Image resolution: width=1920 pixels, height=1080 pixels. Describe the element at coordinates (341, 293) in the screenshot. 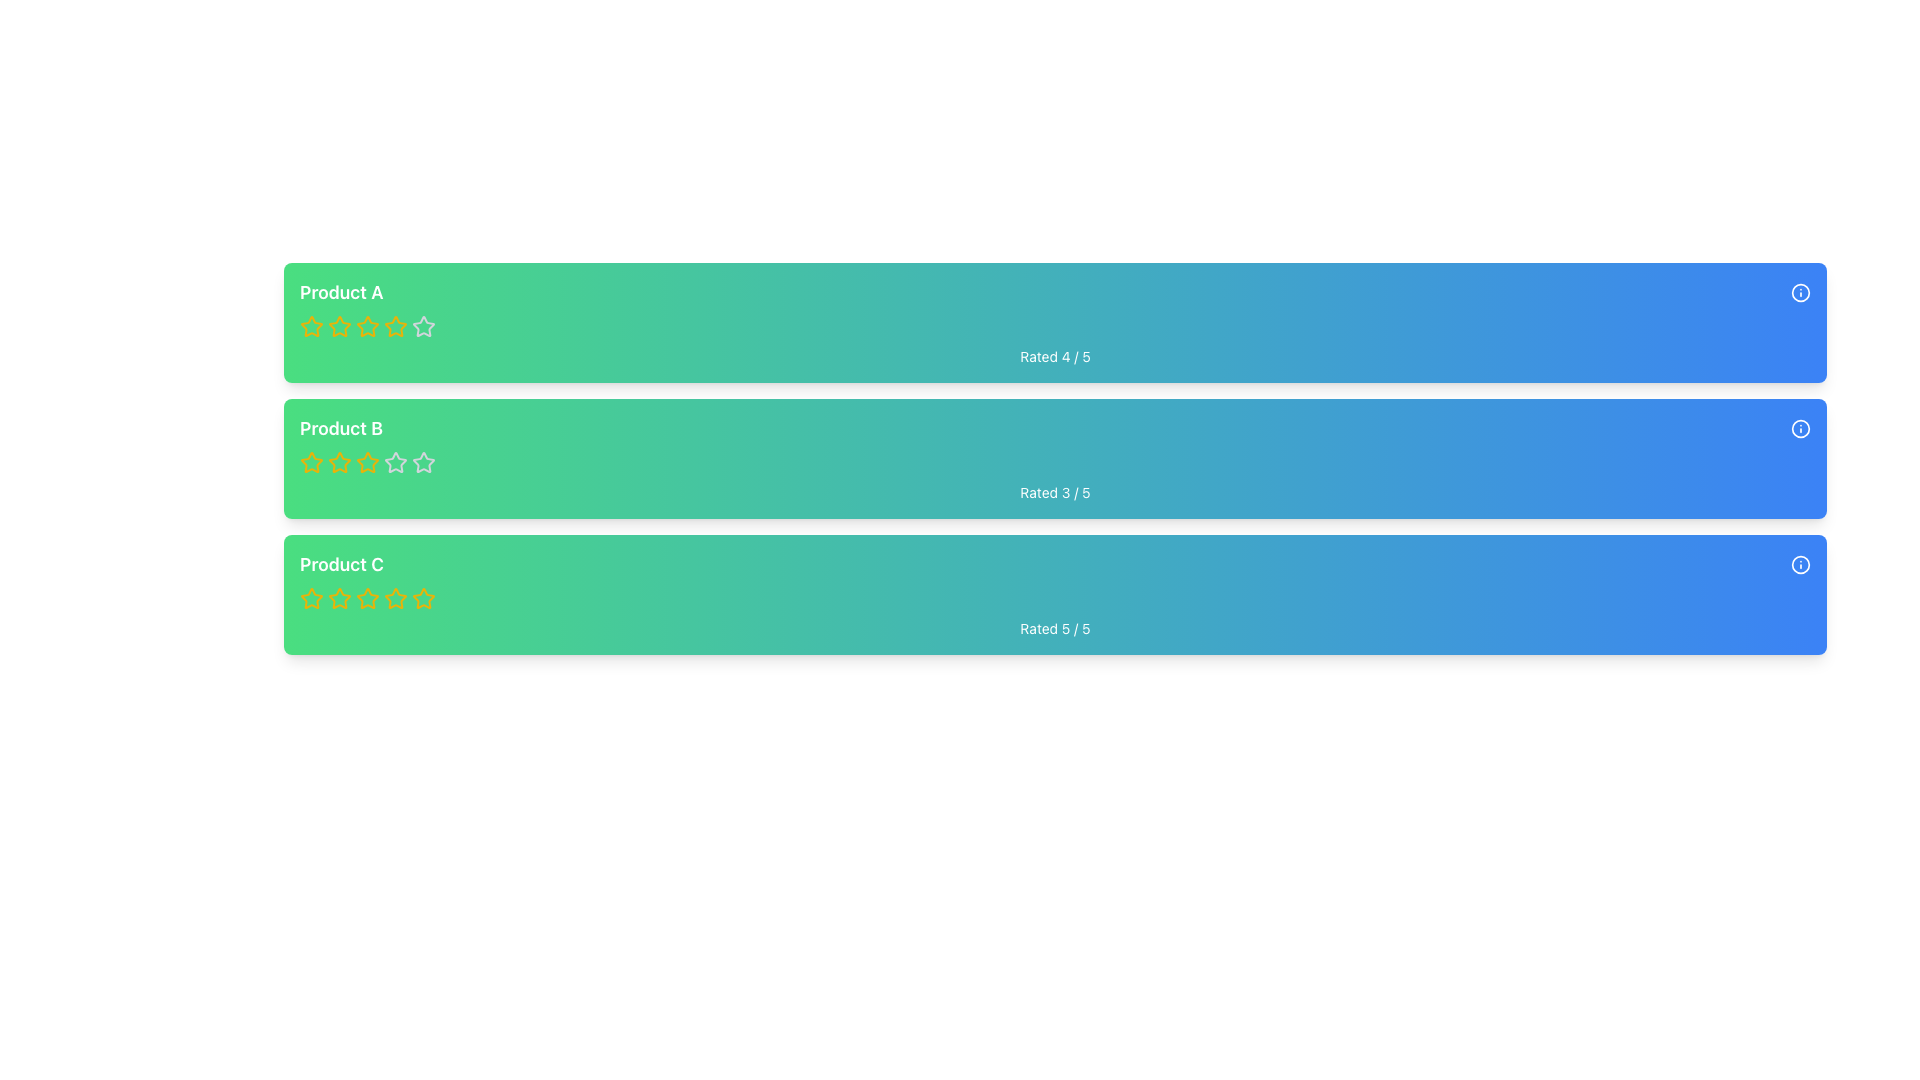

I see `the Text Label displaying 'Product A', which is located at the upper left of the first row in a vertically stacked list of items` at that location.